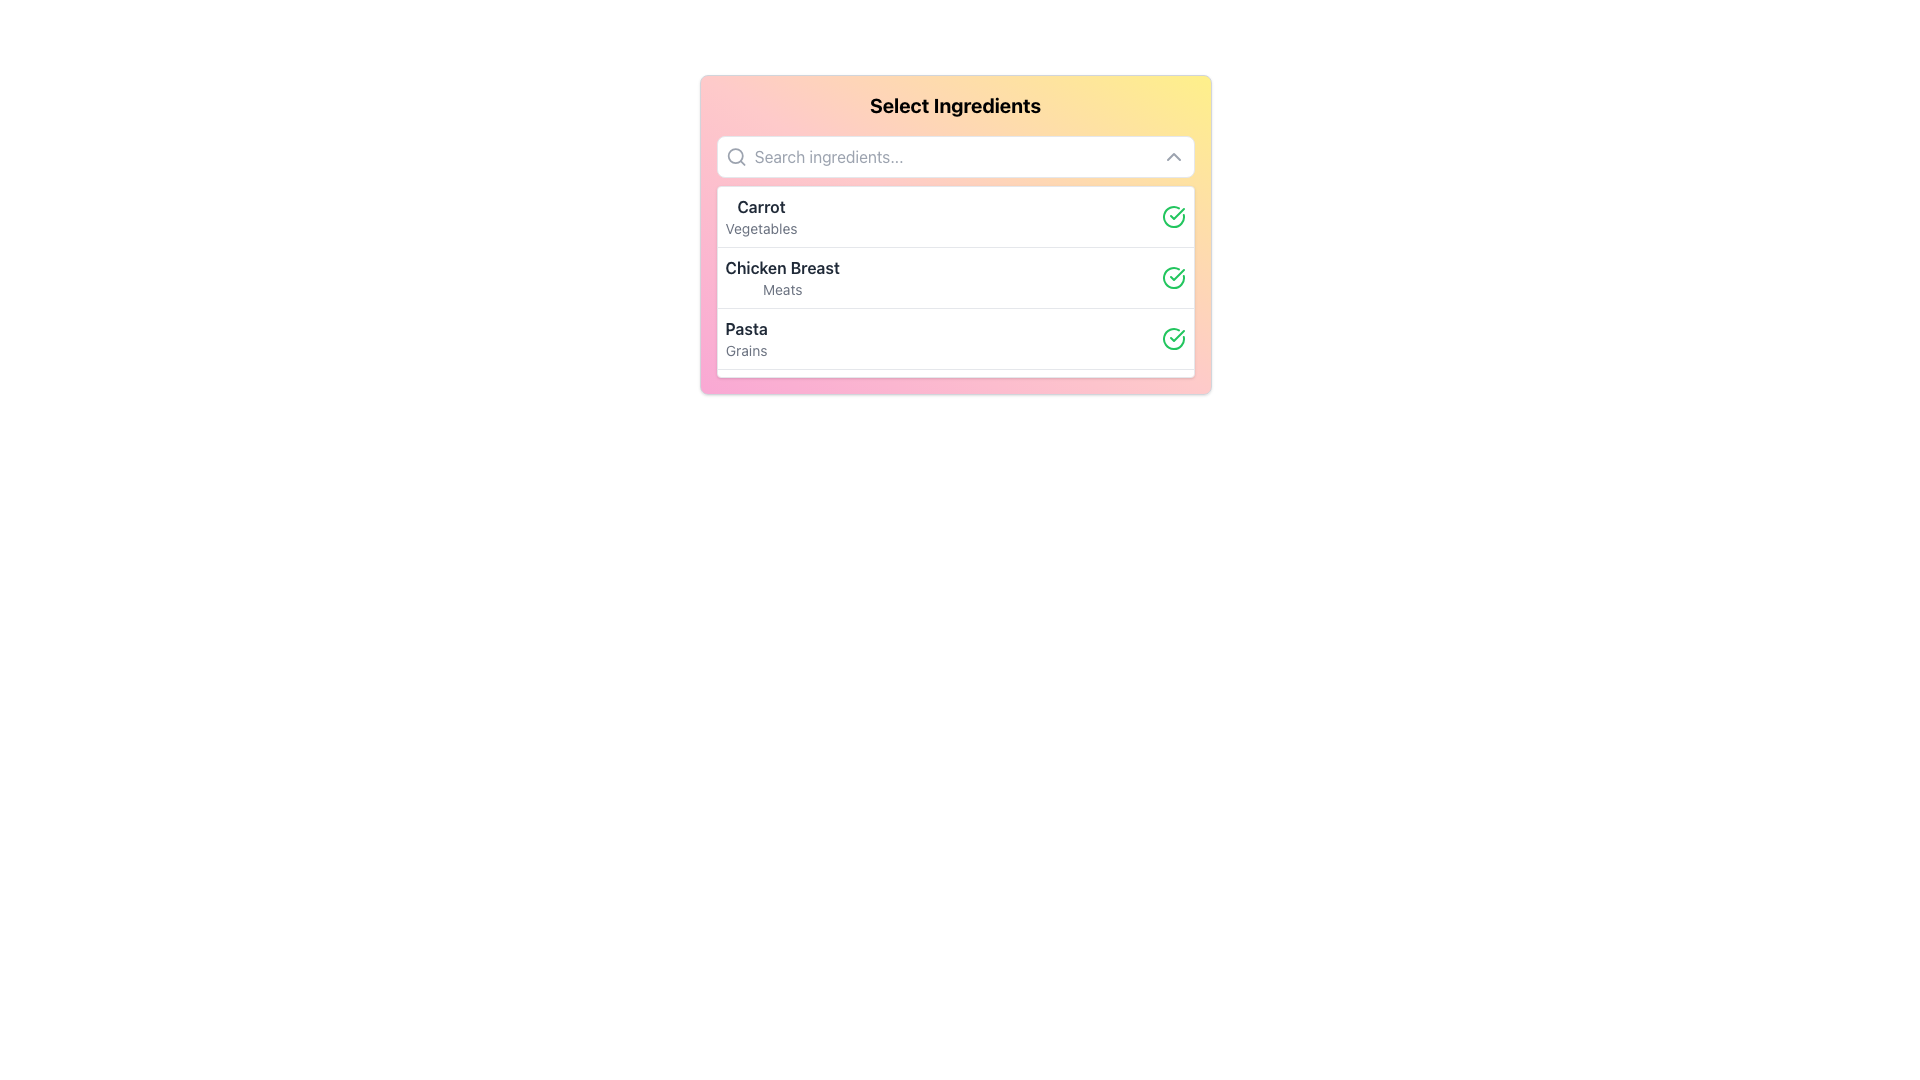 The image size is (1920, 1080). What do you see at coordinates (734, 155) in the screenshot?
I see `the search icon representing the search functionality located at the leftmost end inside the search bar of the 'Select Ingredients' panel` at bounding box center [734, 155].